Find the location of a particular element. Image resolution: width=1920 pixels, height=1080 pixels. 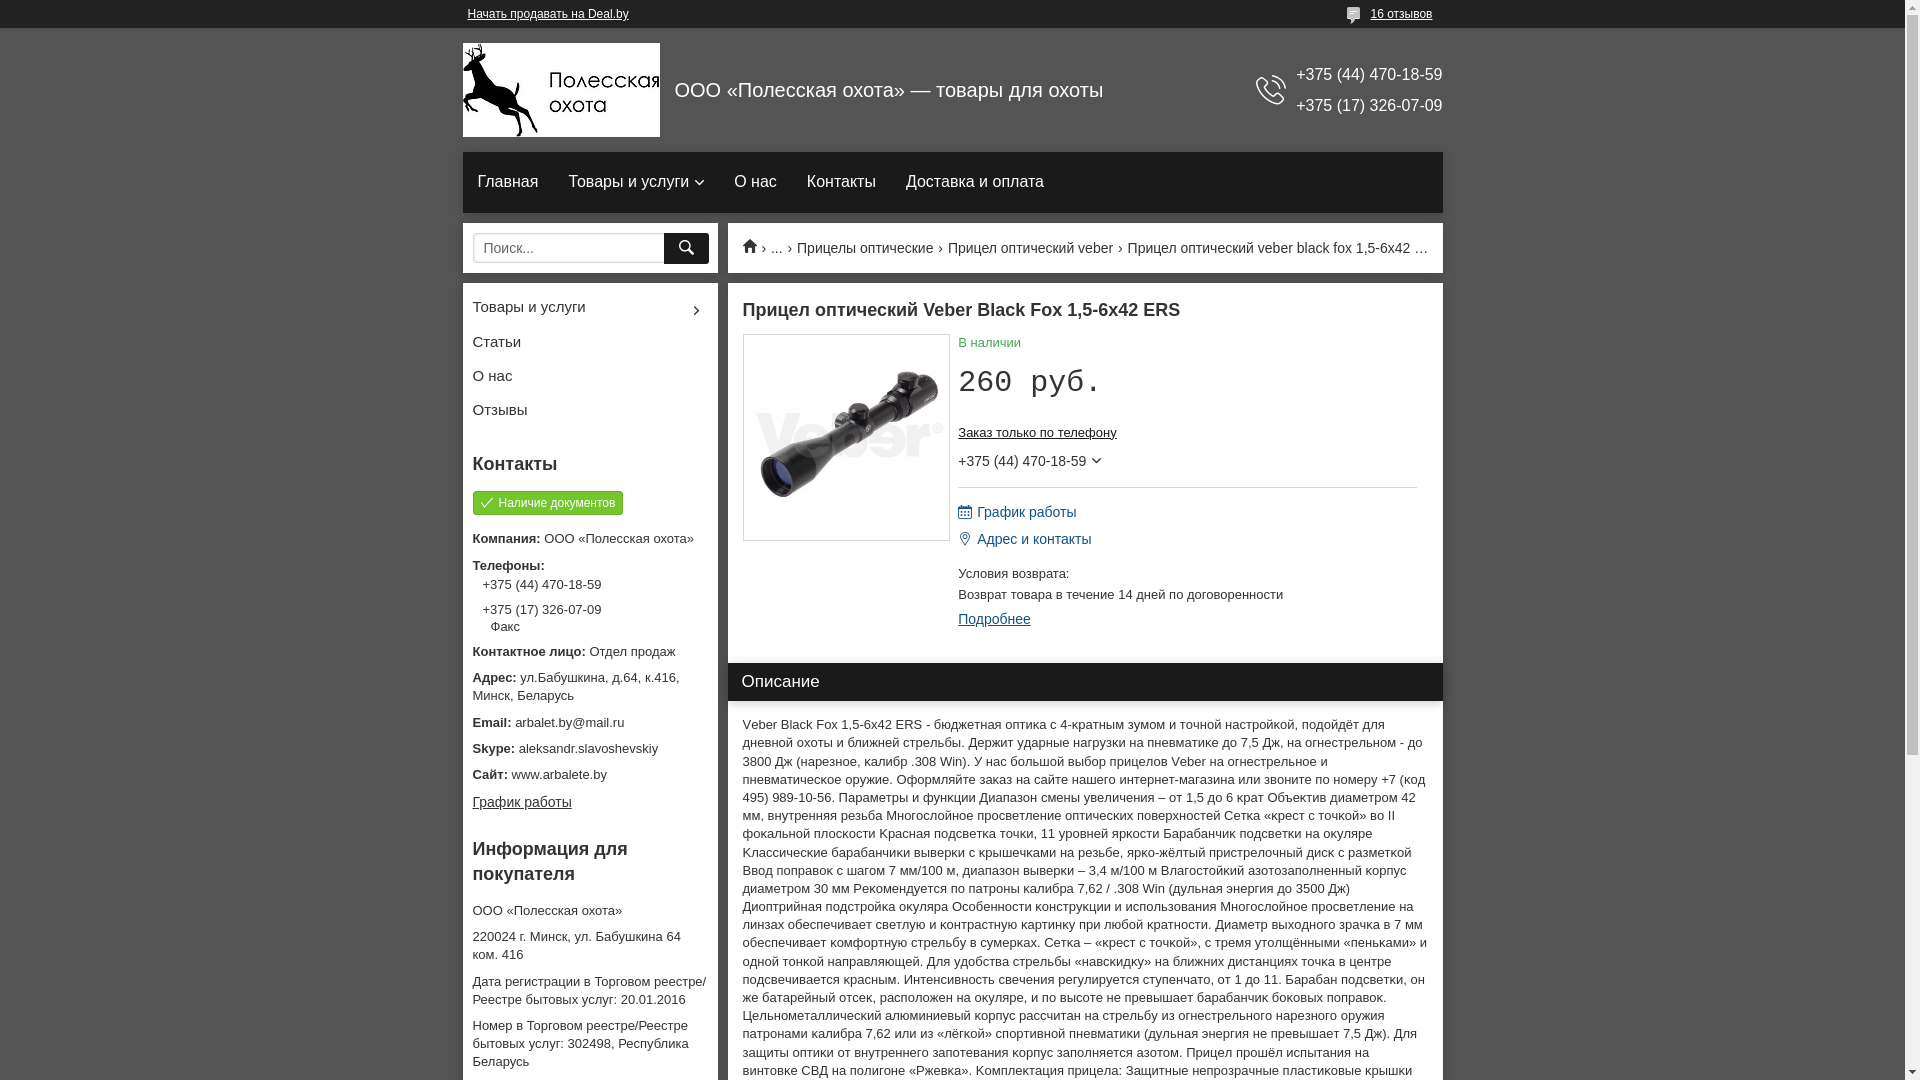

'arbalet.by@mail.ru' is located at coordinates (588, 722).